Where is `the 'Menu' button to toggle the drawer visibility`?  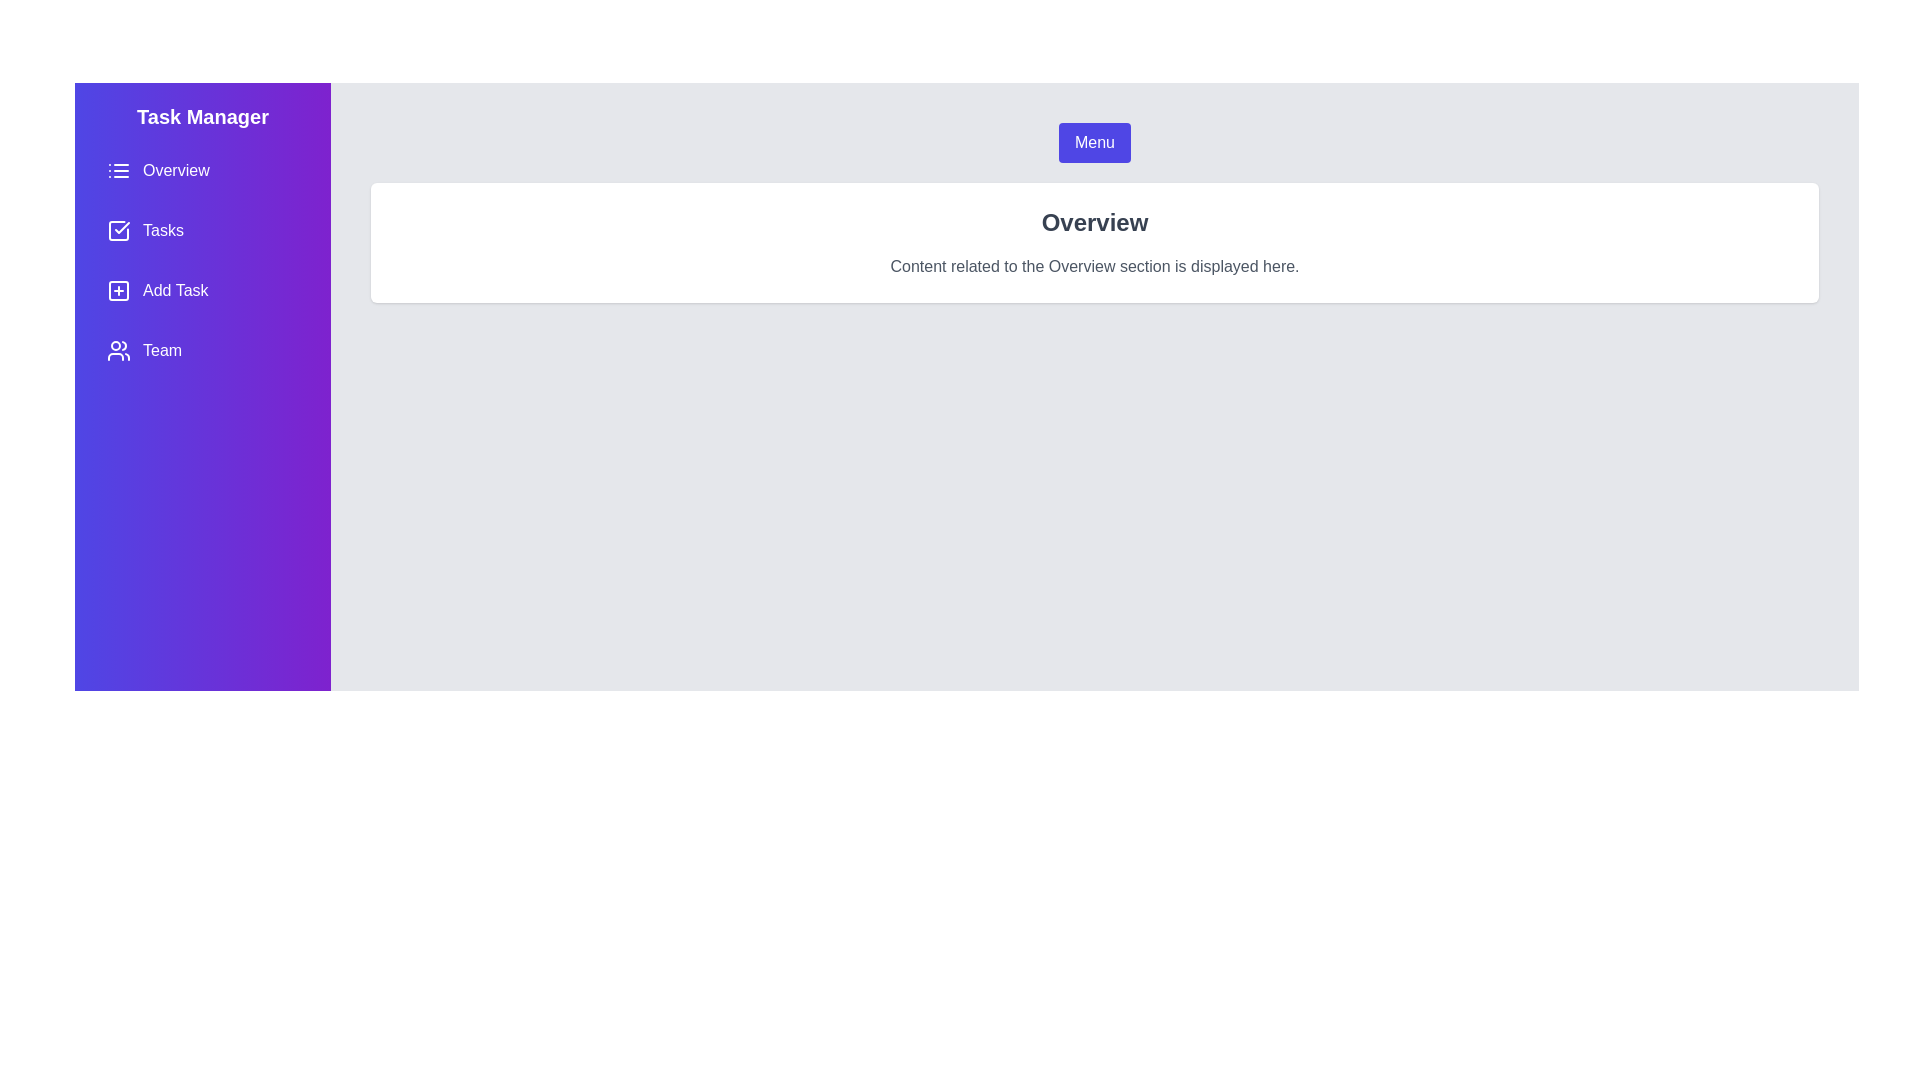 the 'Menu' button to toggle the drawer visibility is located at coordinates (1093, 141).